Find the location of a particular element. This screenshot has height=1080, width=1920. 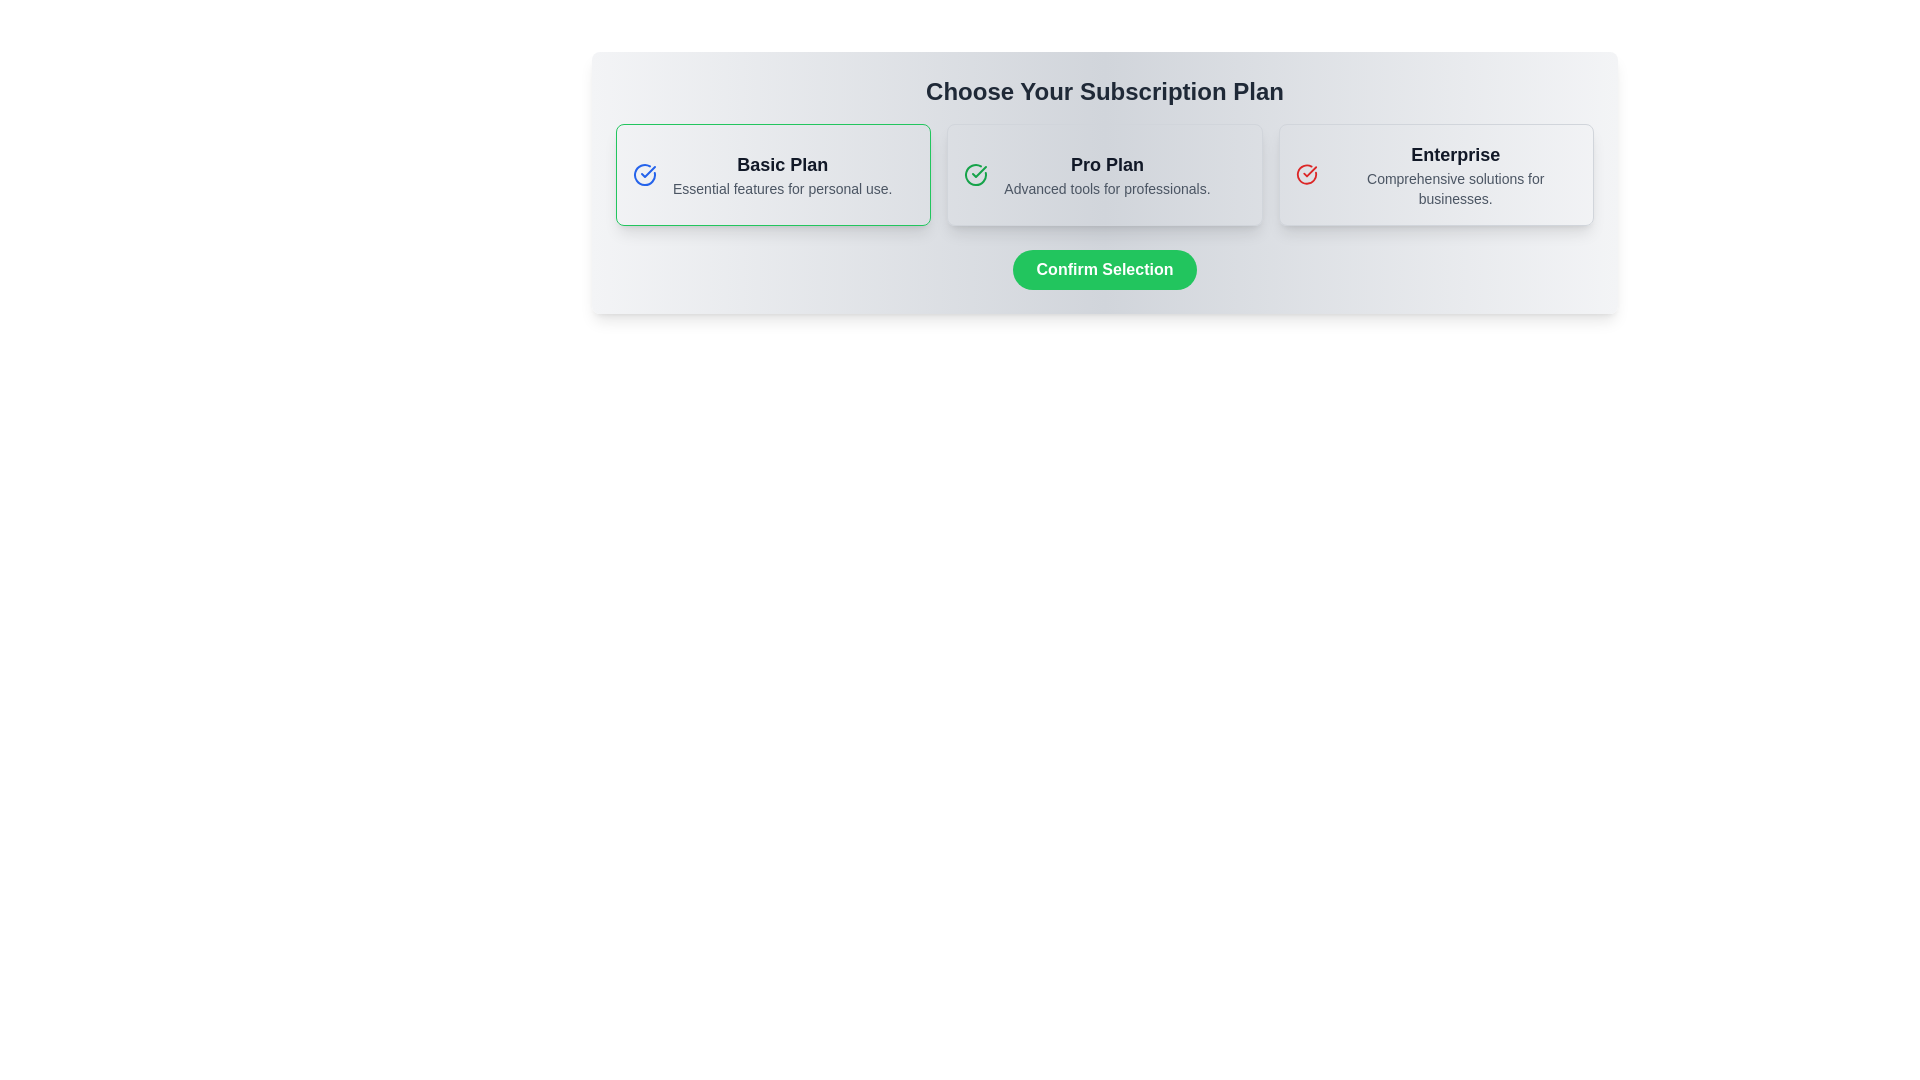

text label for the 'Enterprise' subscription plan, which is located at the top of the rightmost card in a set of three cards labeled 'Basic Plan', 'Pro Plan', and 'Enterprise' is located at coordinates (1455, 153).